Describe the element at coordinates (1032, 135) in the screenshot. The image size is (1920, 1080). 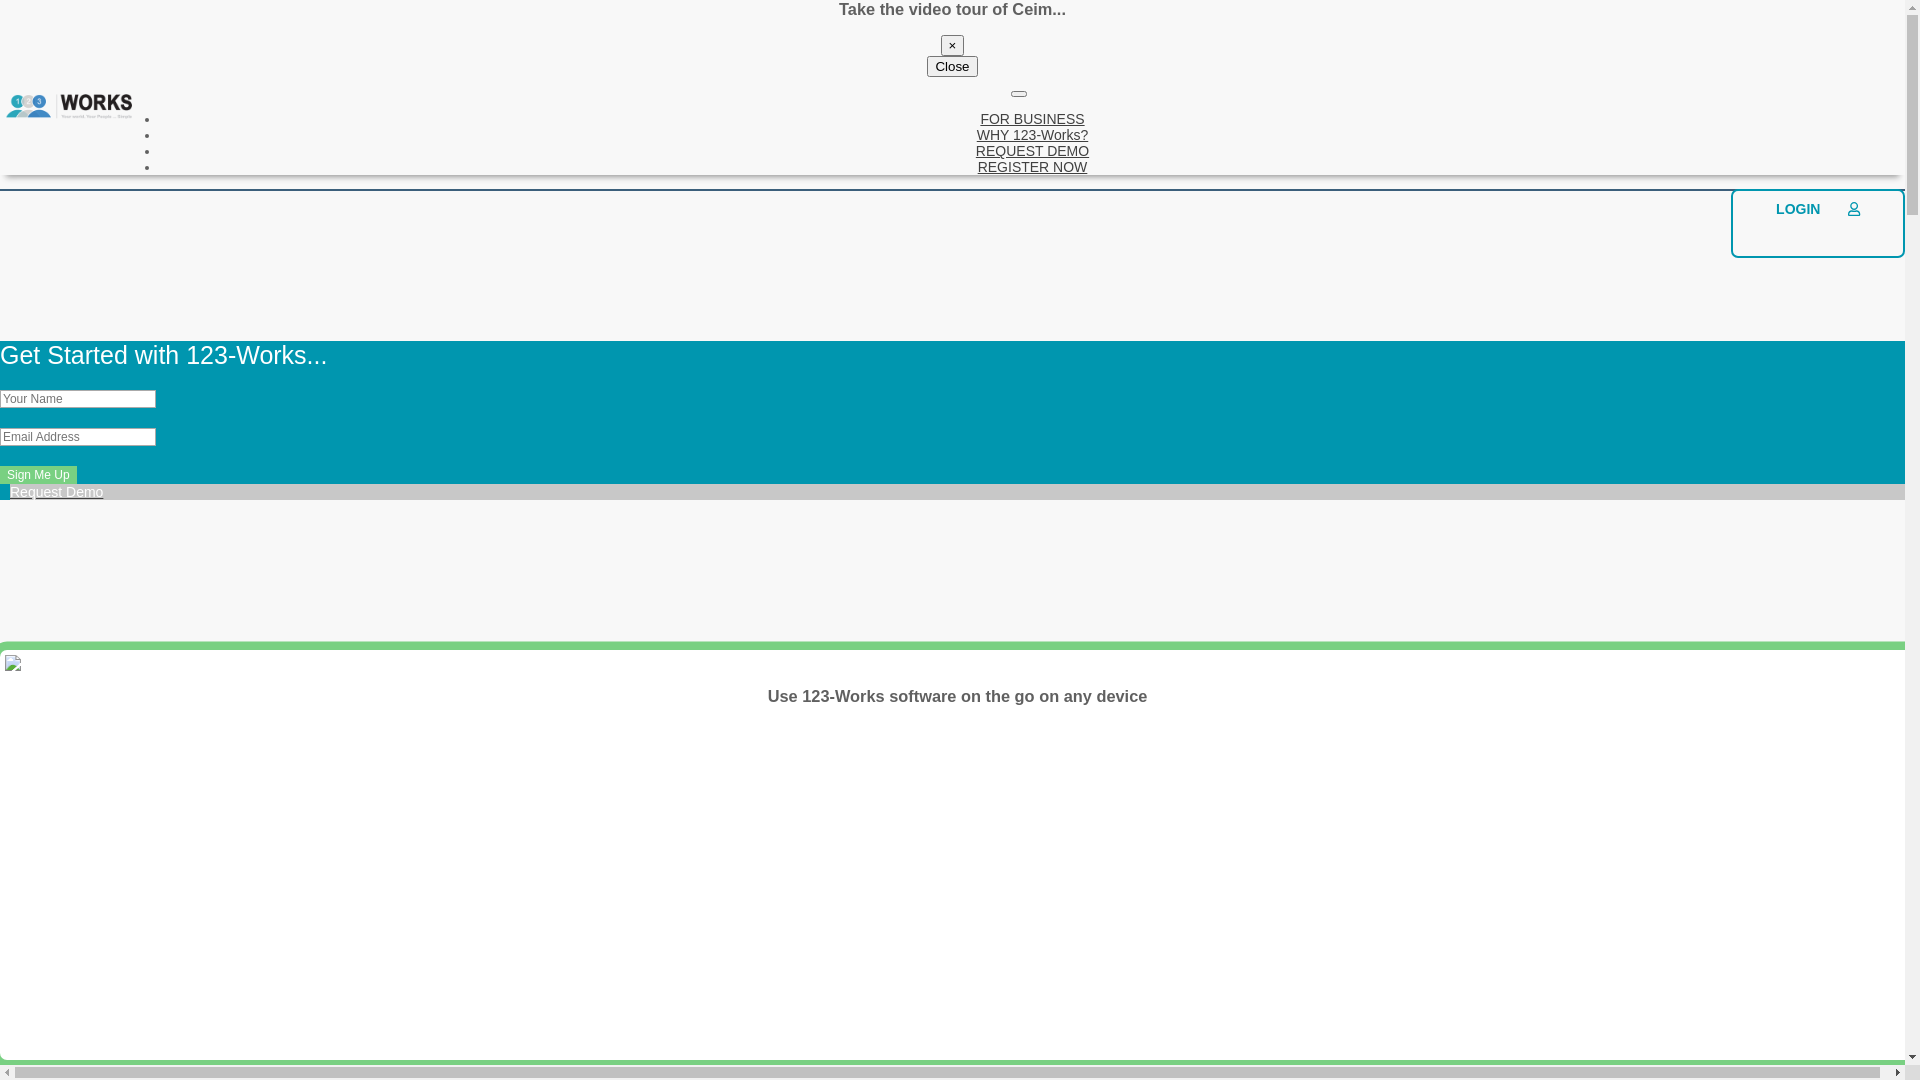
I see `'WHY 123-Works?'` at that location.